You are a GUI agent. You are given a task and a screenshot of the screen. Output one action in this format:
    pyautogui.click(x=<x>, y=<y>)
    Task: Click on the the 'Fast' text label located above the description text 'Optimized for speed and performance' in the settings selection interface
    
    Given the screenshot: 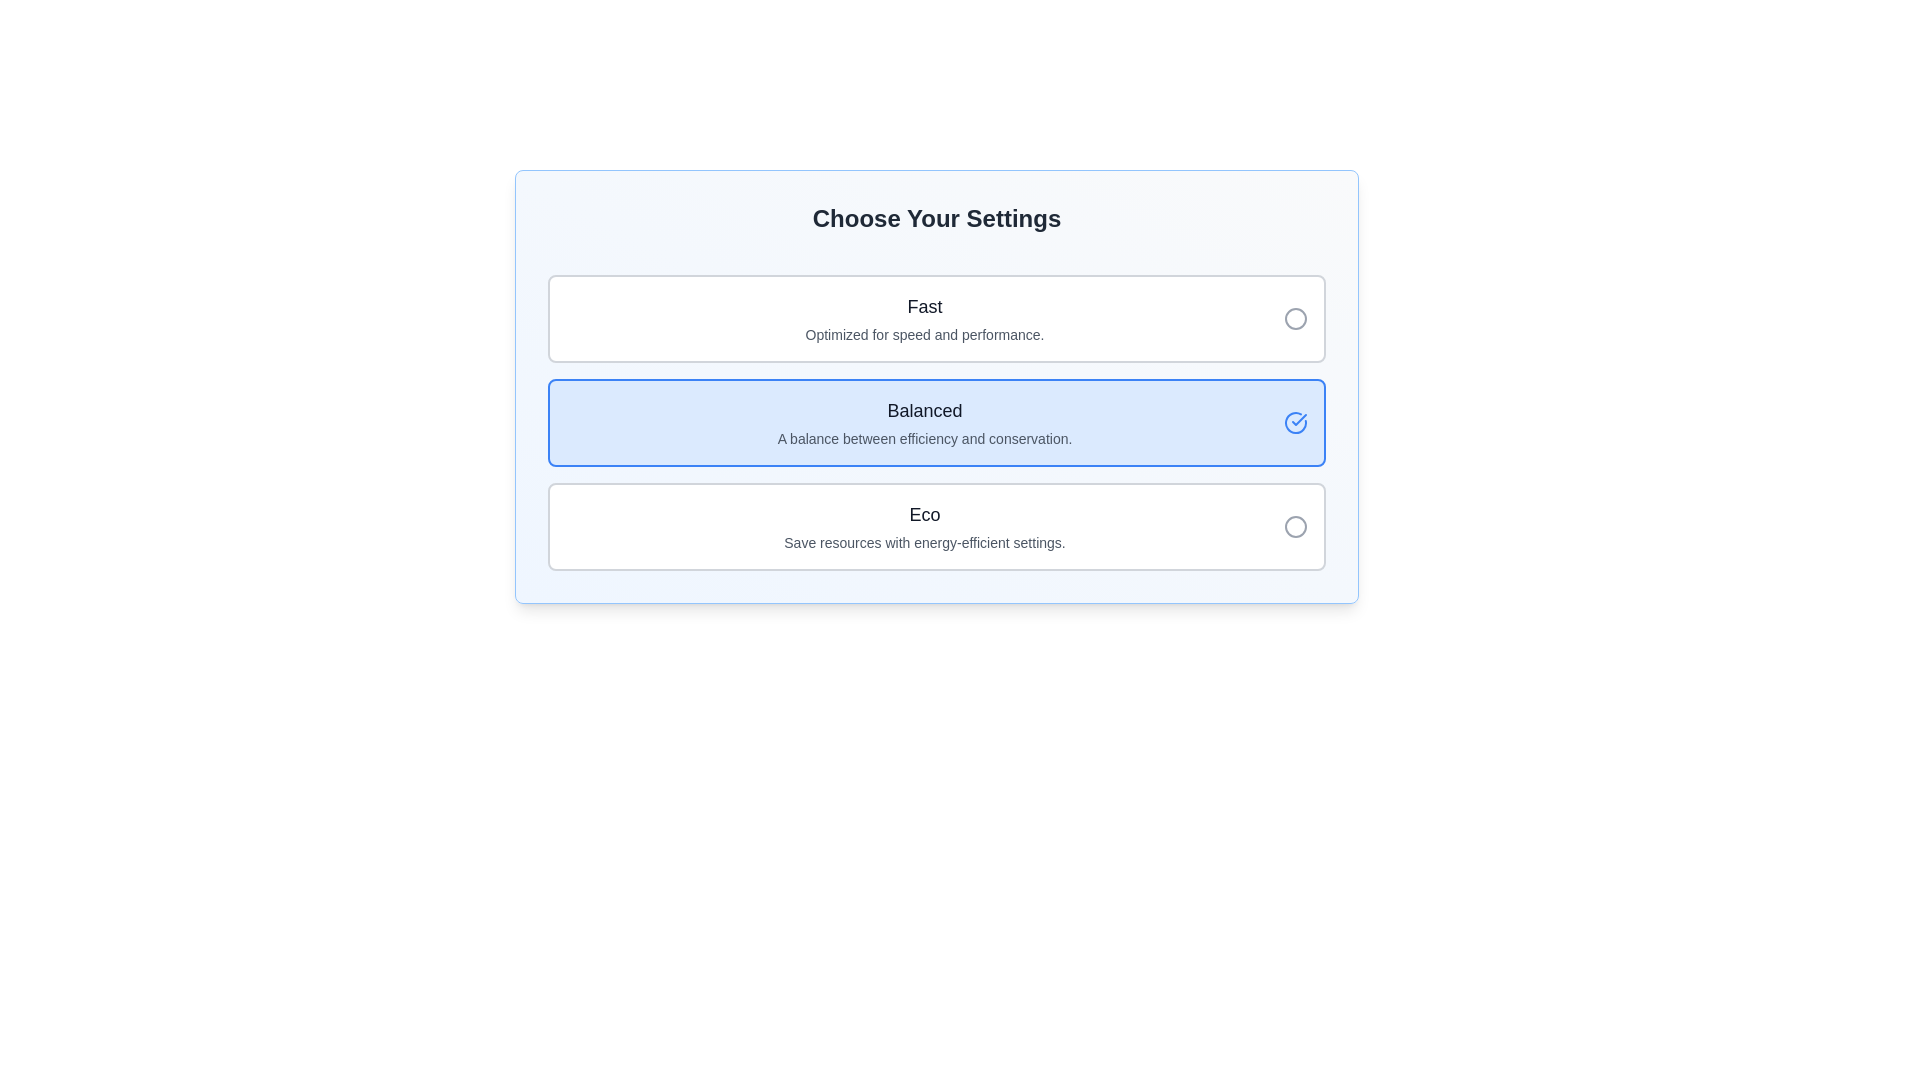 What is the action you would take?
    pyautogui.click(x=924, y=307)
    